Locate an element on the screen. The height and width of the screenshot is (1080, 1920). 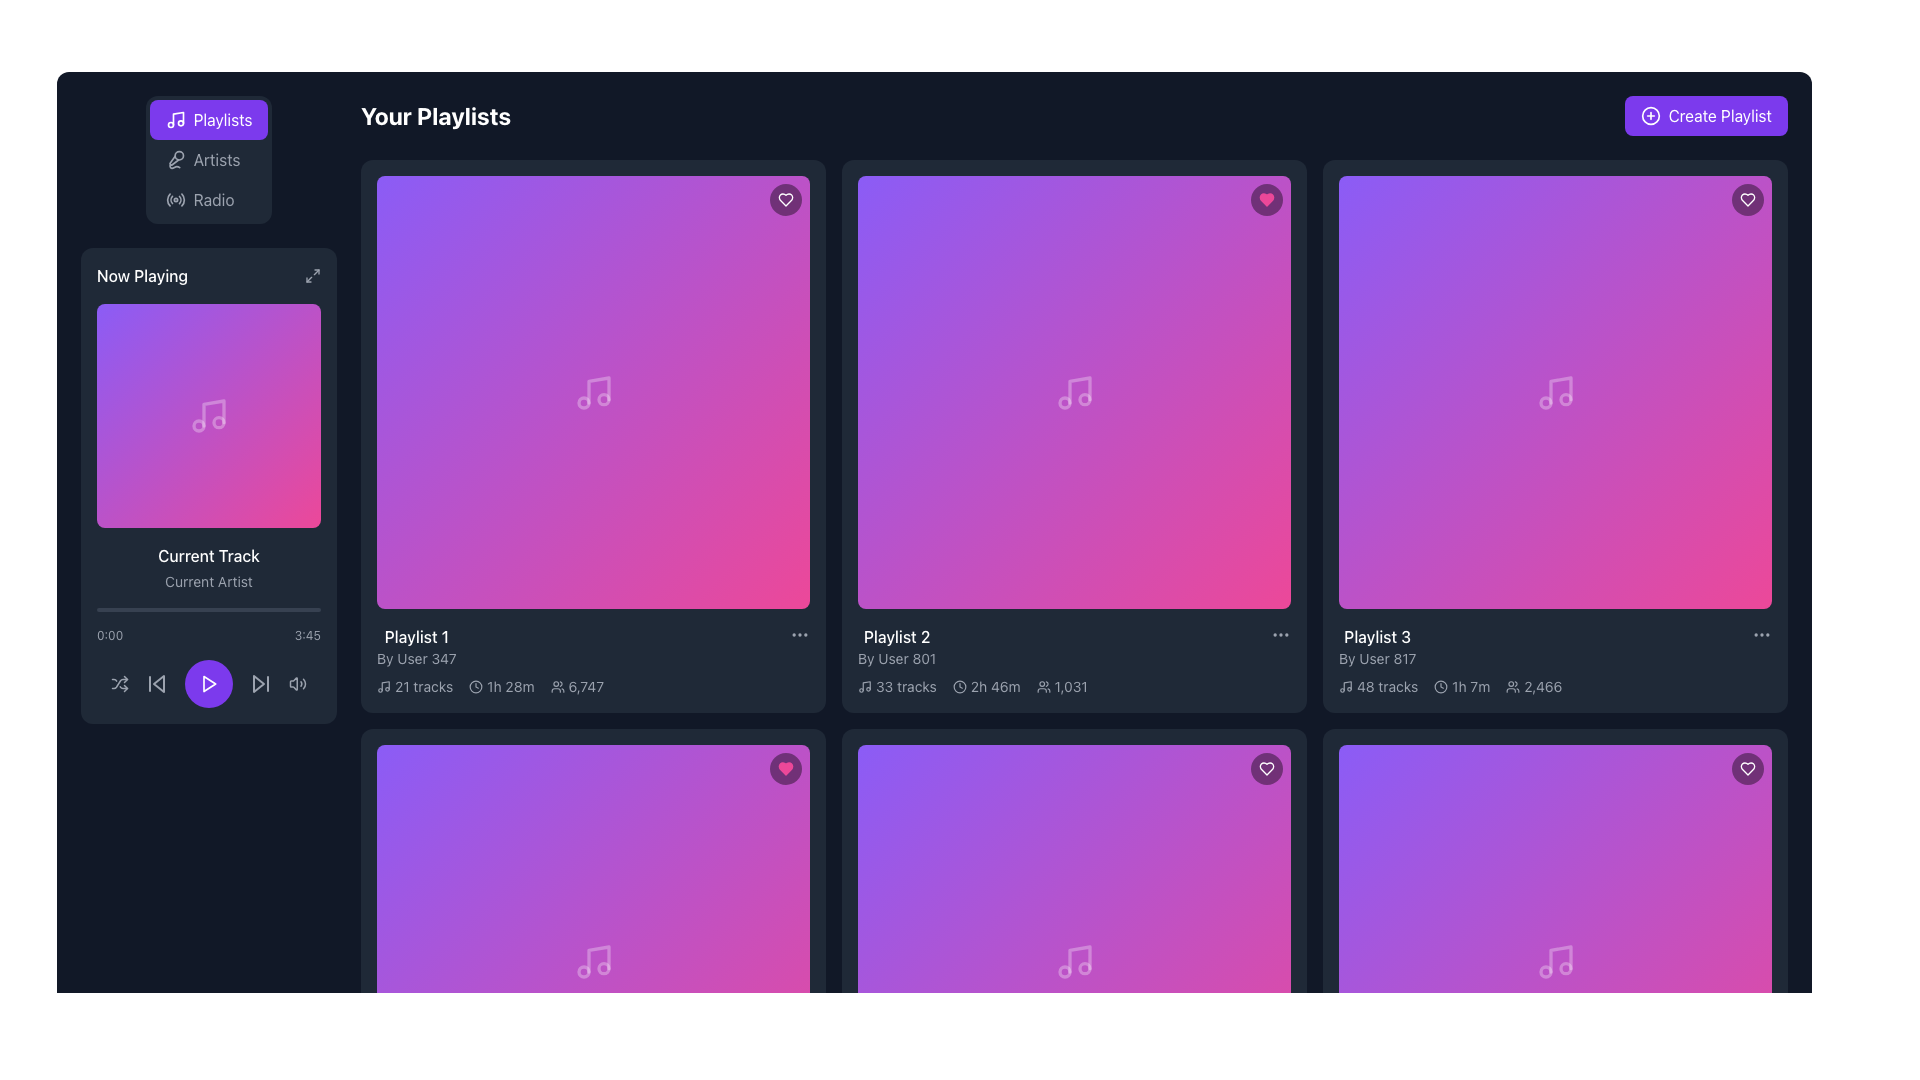
the interactive play button with a triangular play icon located within a violet circular button in the 'Playlist 2' section is located at coordinates (1073, 392).